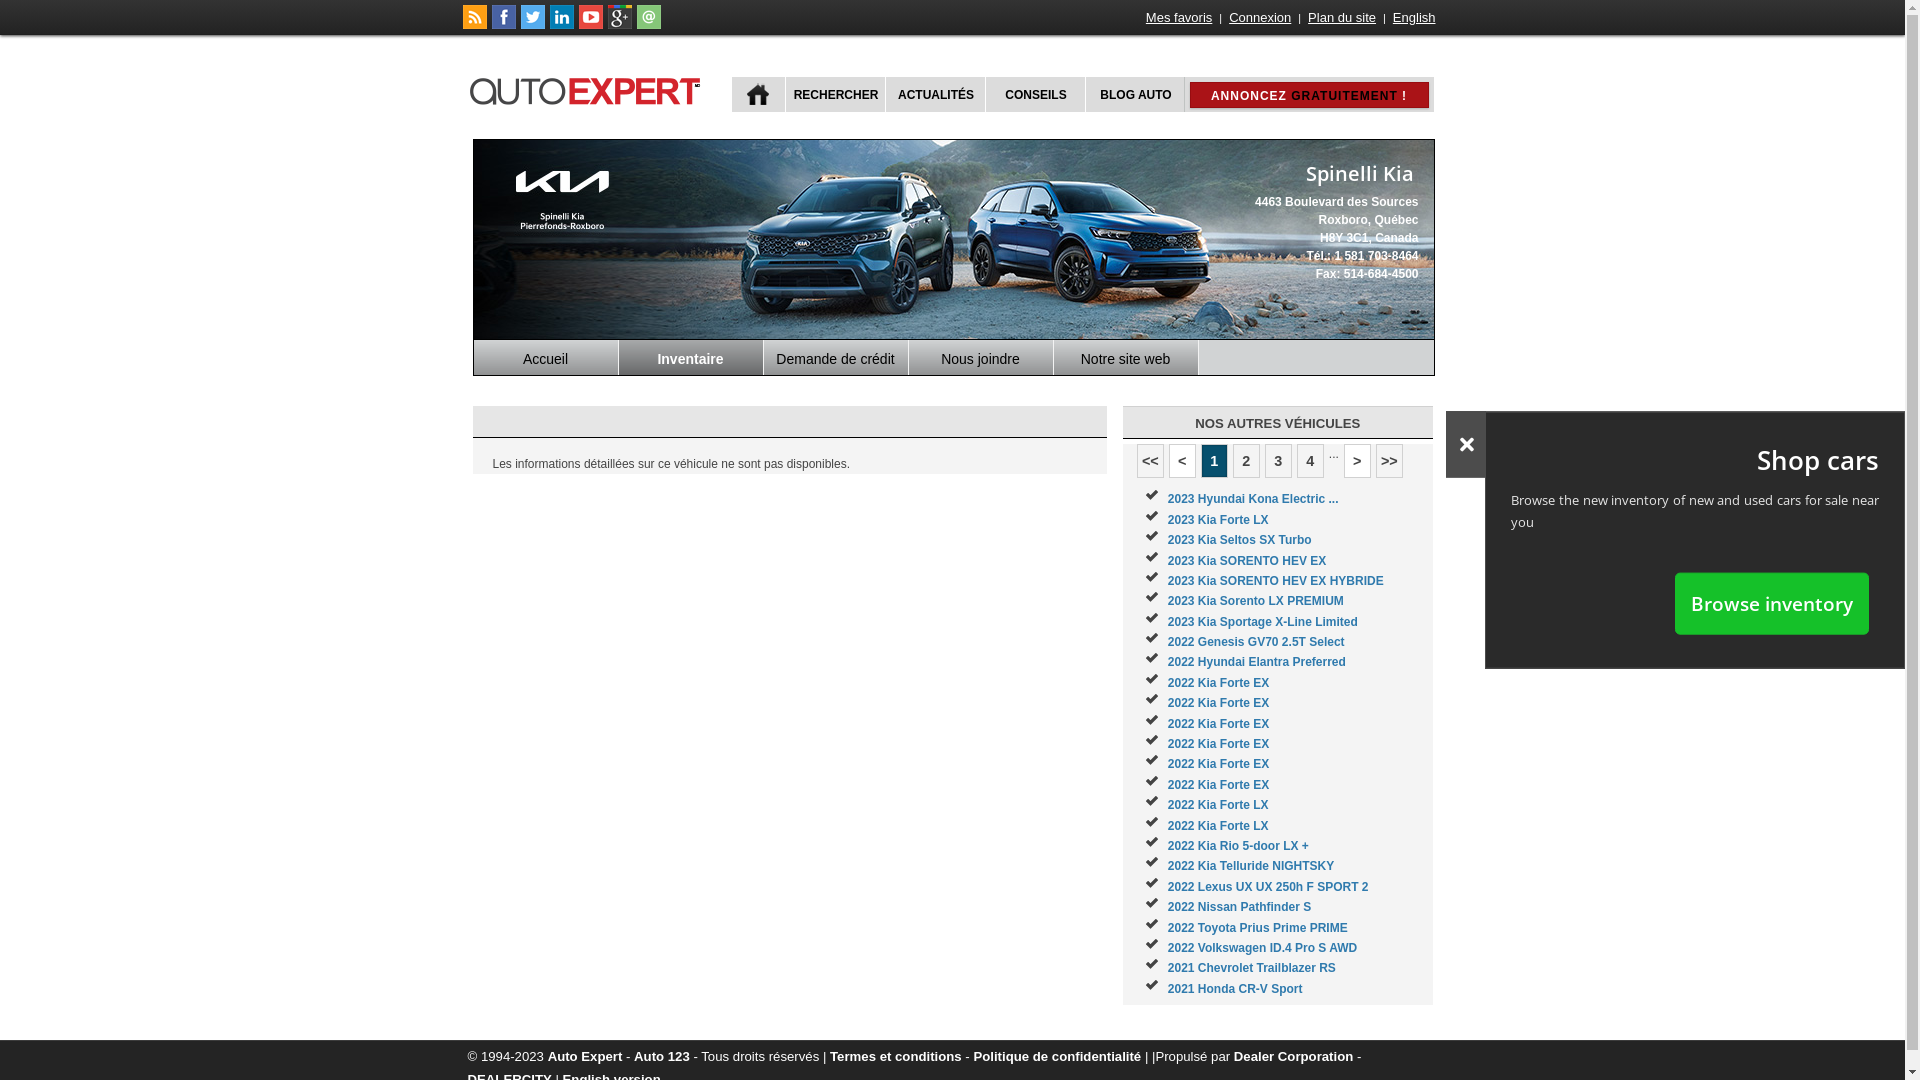  Describe the element at coordinates (560, 24) in the screenshot. I see `'Suivez Publications Le Guide Inc. sur LinkedIn'` at that location.